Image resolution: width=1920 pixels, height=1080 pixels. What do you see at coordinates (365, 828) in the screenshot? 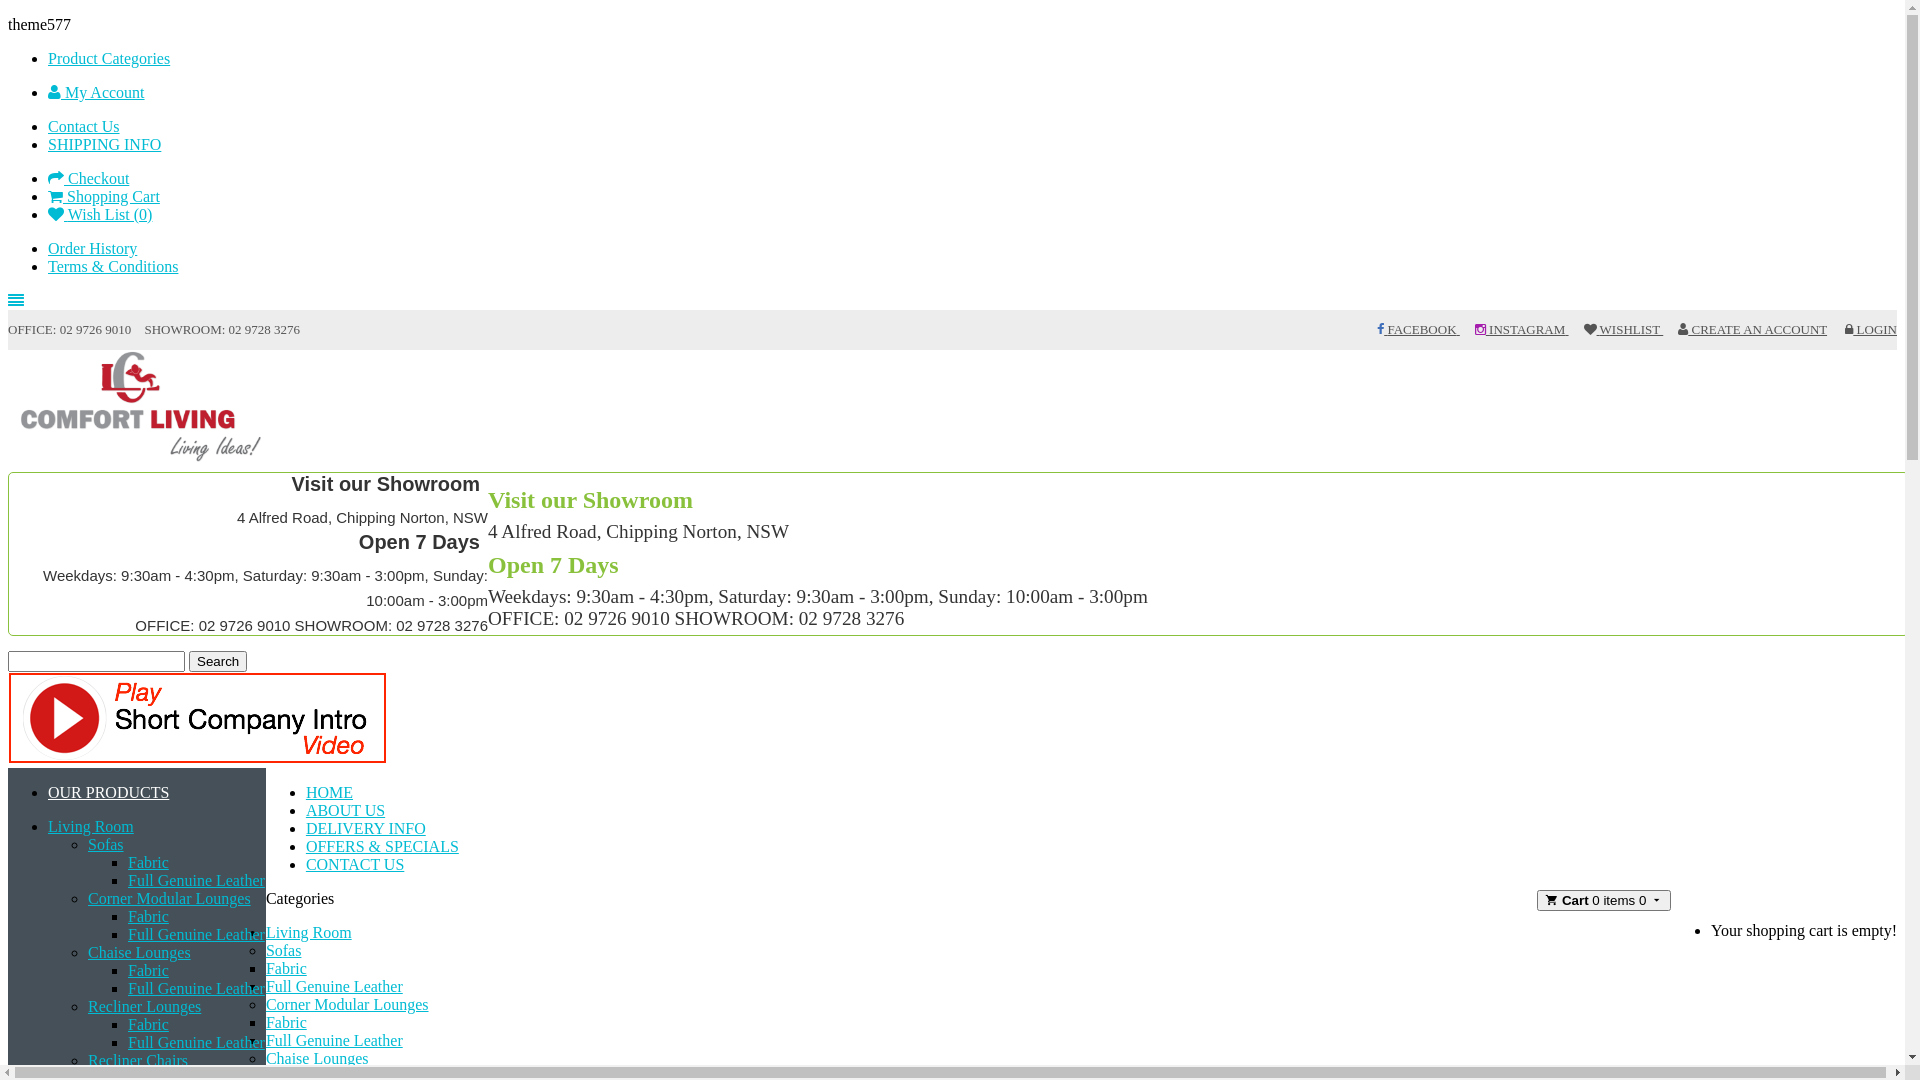
I see `'DELIVERY INFO'` at bounding box center [365, 828].